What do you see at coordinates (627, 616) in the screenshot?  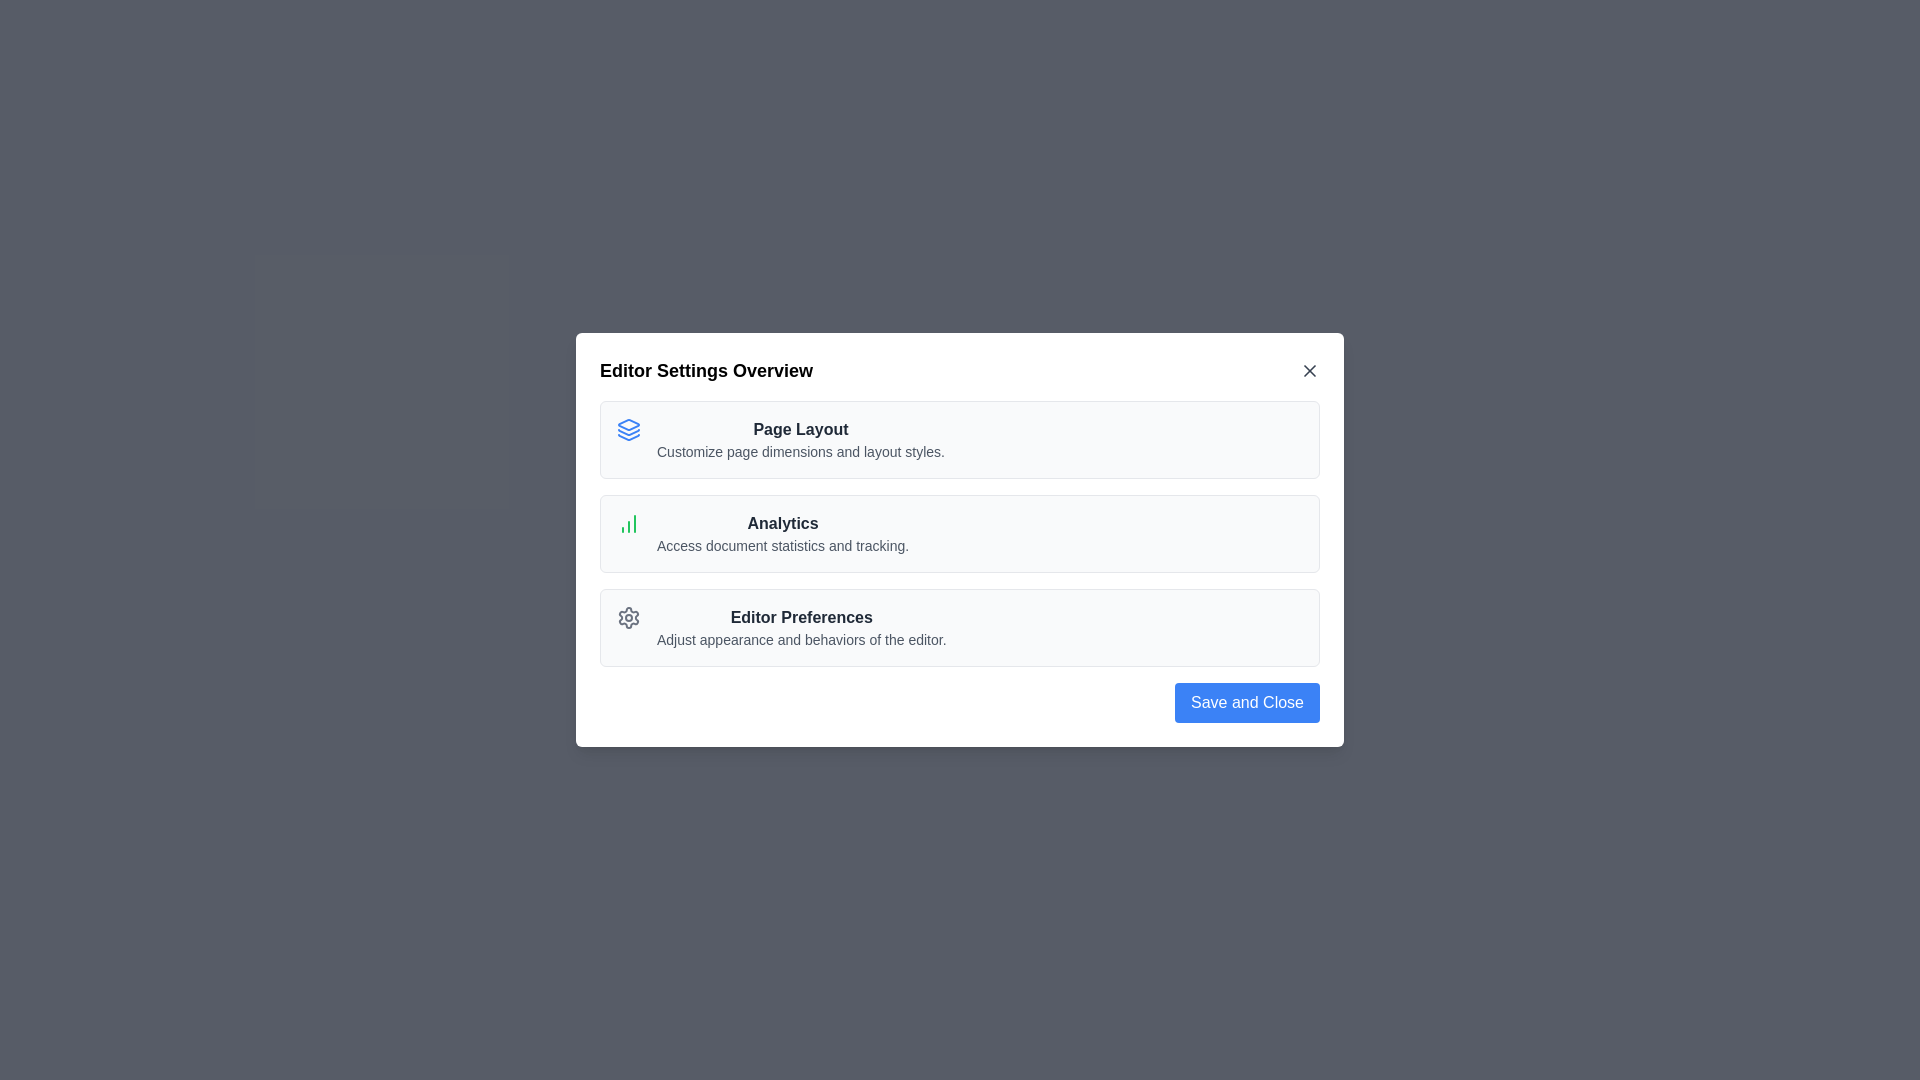 I see `the icon corresponding to Editor Preferences` at bounding box center [627, 616].